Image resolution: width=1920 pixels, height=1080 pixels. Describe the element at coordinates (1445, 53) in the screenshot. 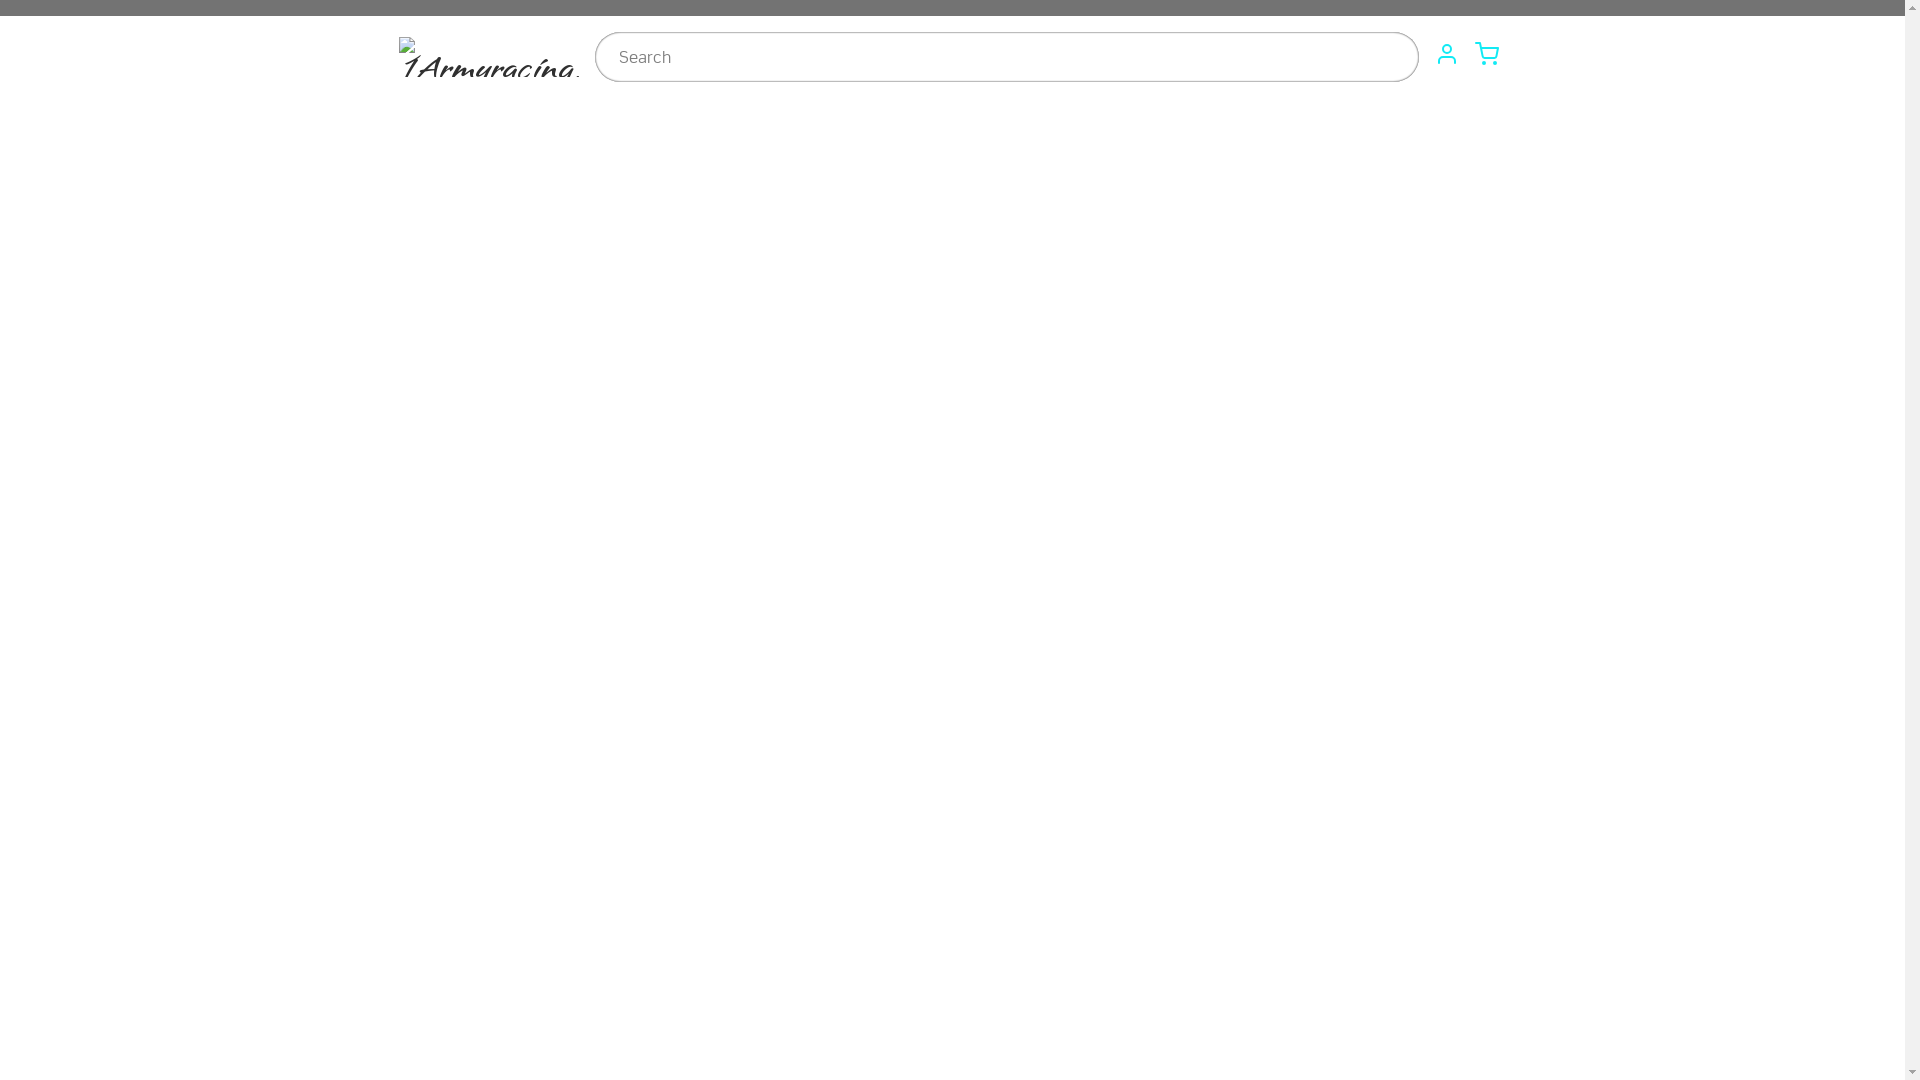

I see `'Account'` at that location.